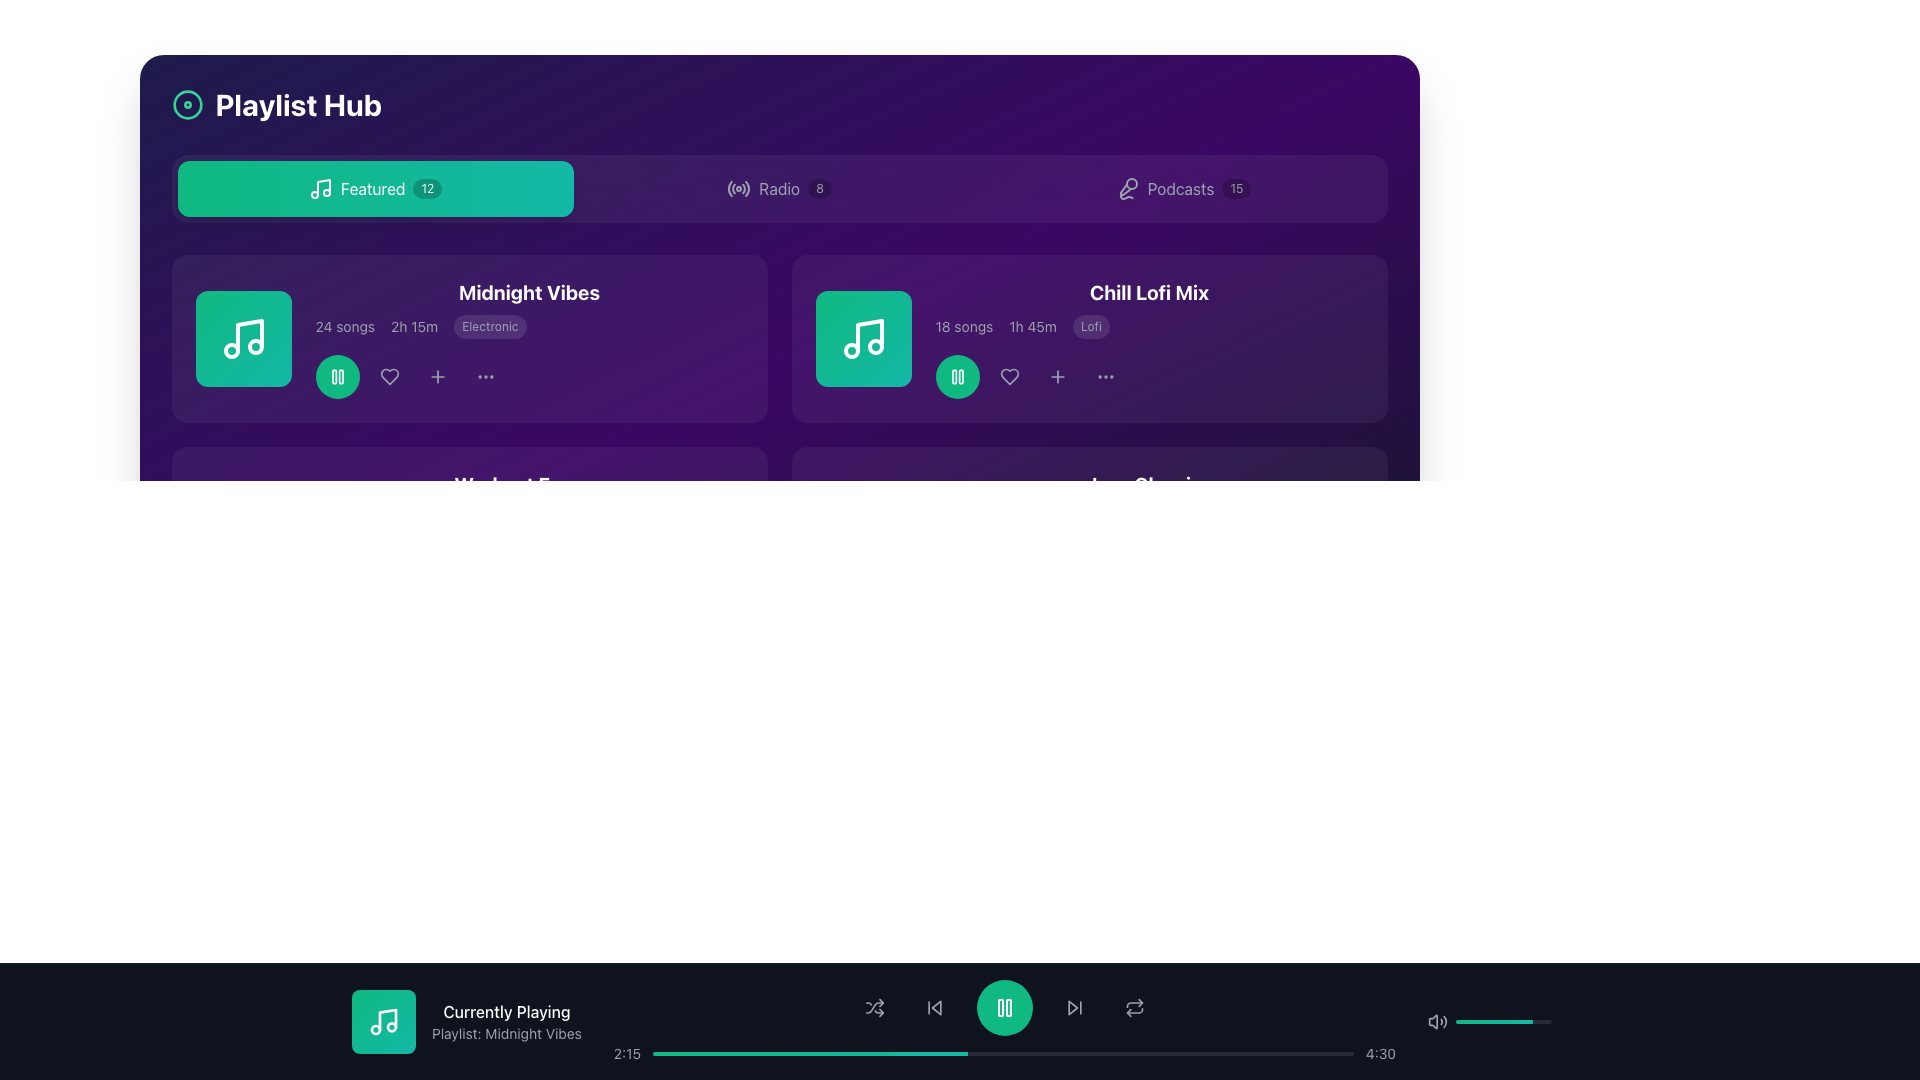 The height and width of the screenshot is (1080, 1920). I want to click on the left-pointing triangular arrow icon located at the bottom left of the toolbar, so click(935, 1007).